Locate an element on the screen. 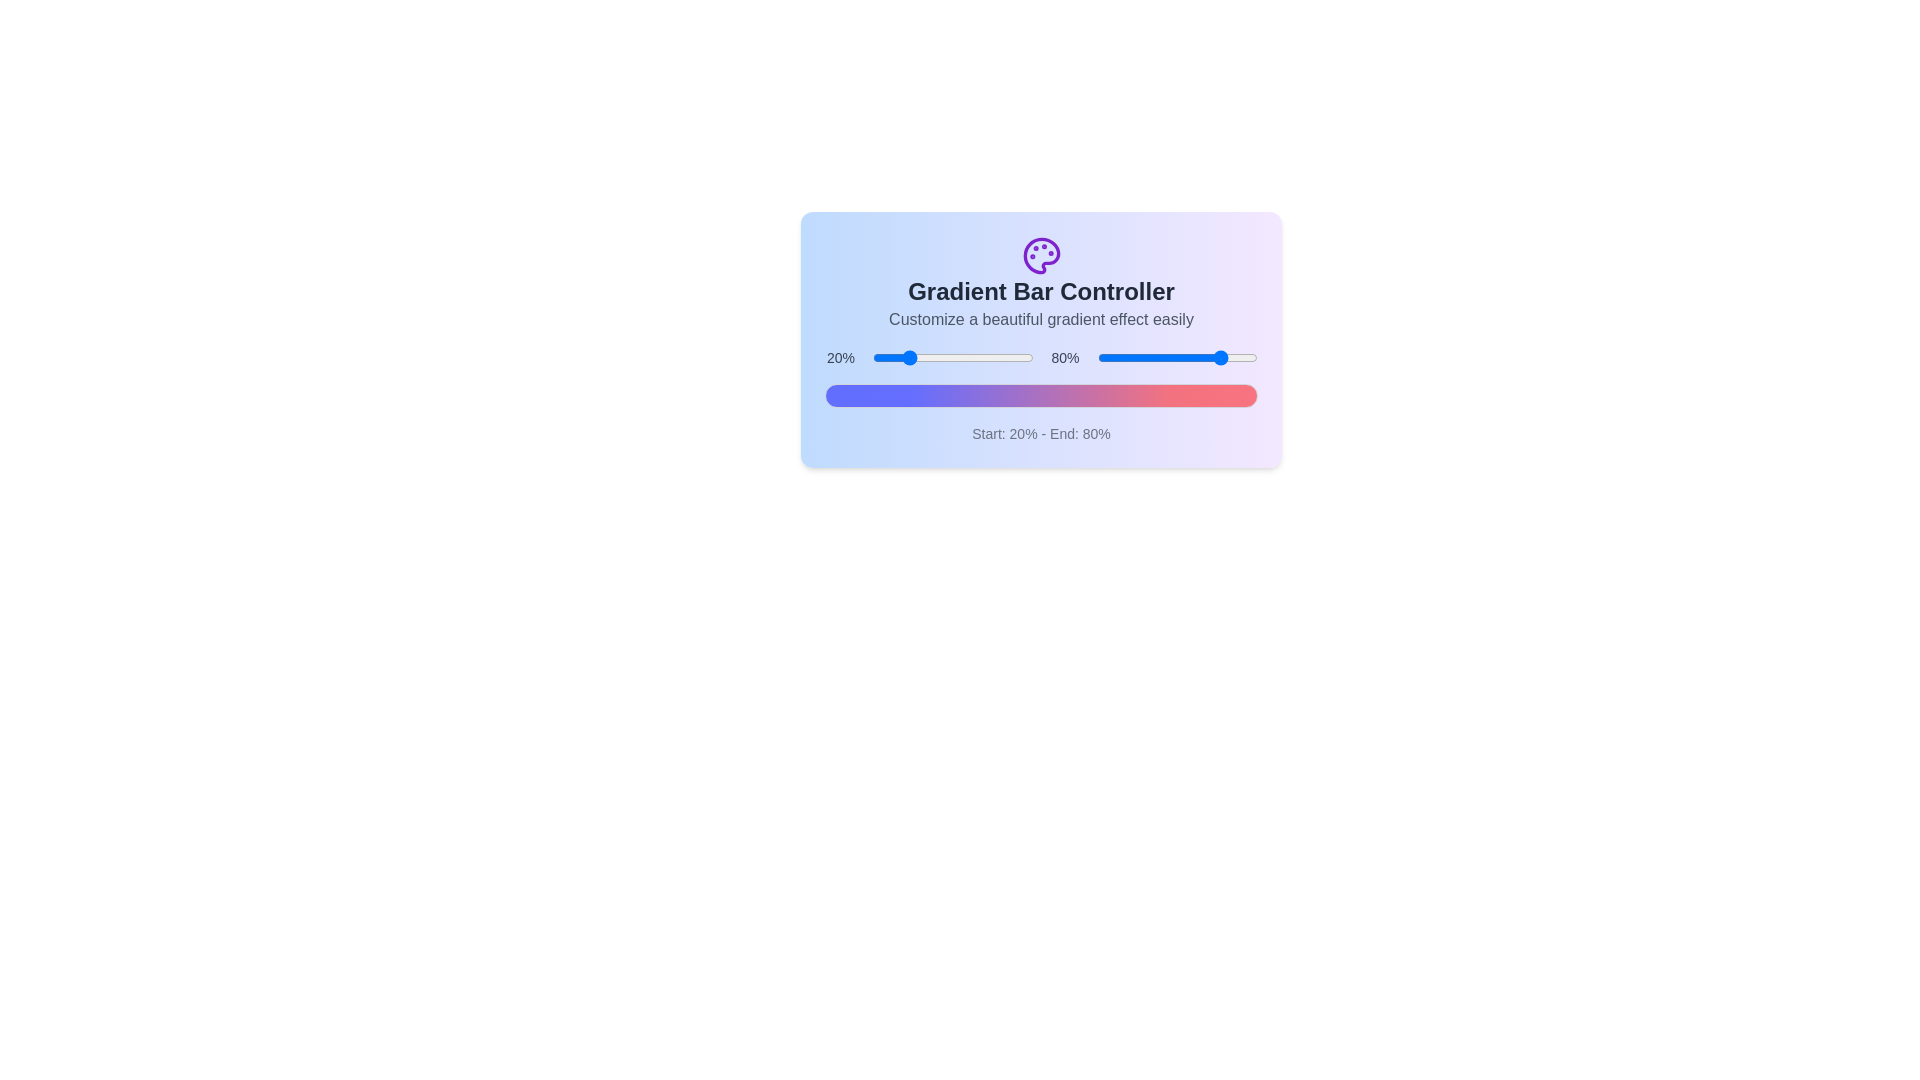  the start percentage slider to 99% is located at coordinates (1031, 357).